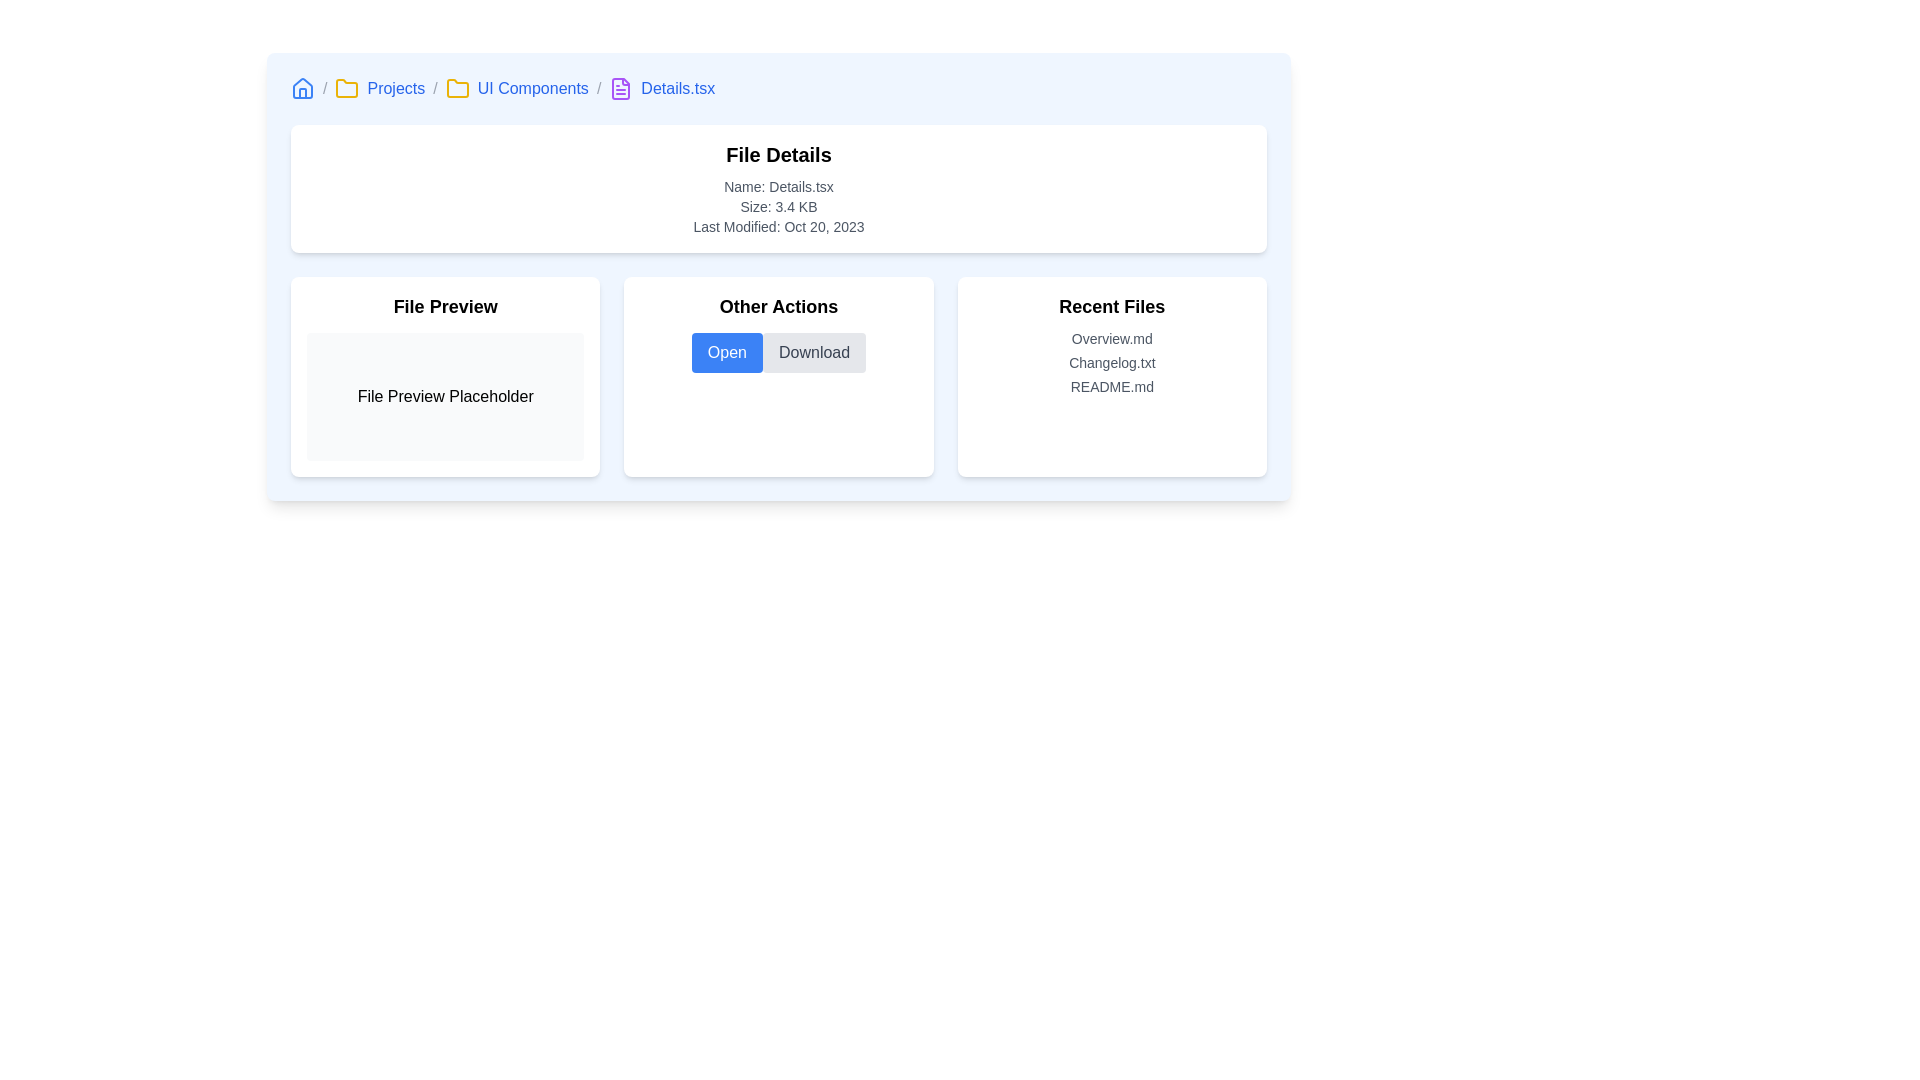 The width and height of the screenshot is (1920, 1080). Describe the element at coordinates (456, 87) in the screenshot. I see `the inner area of the yellow folder icon in the breadcrumb navigation bar, which is part of the folder graphic's appearance` at that location.